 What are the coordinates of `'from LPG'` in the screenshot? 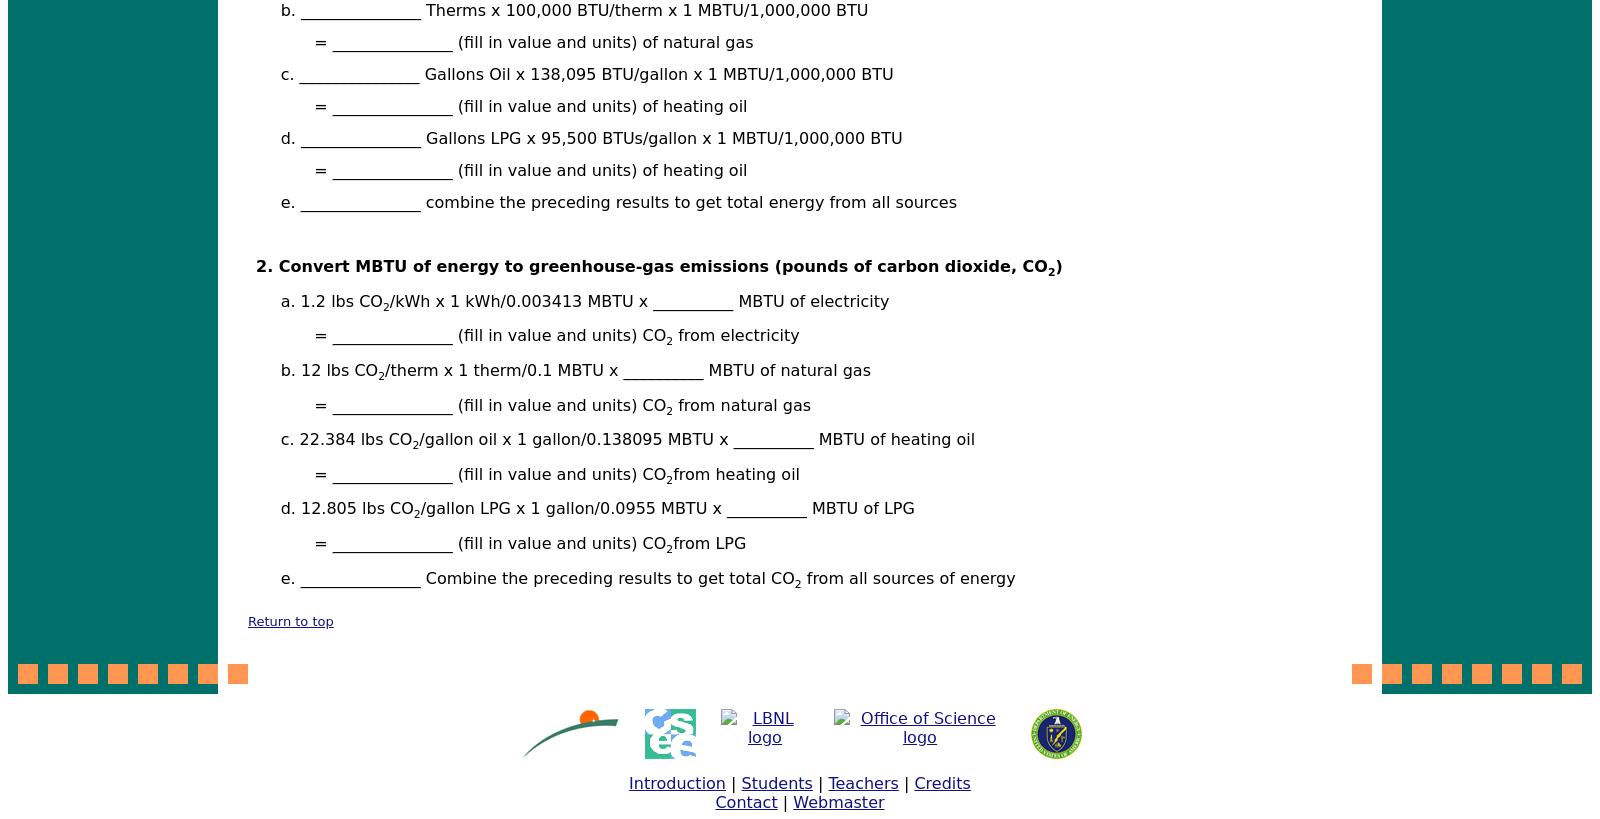 It's located at (709, 542).